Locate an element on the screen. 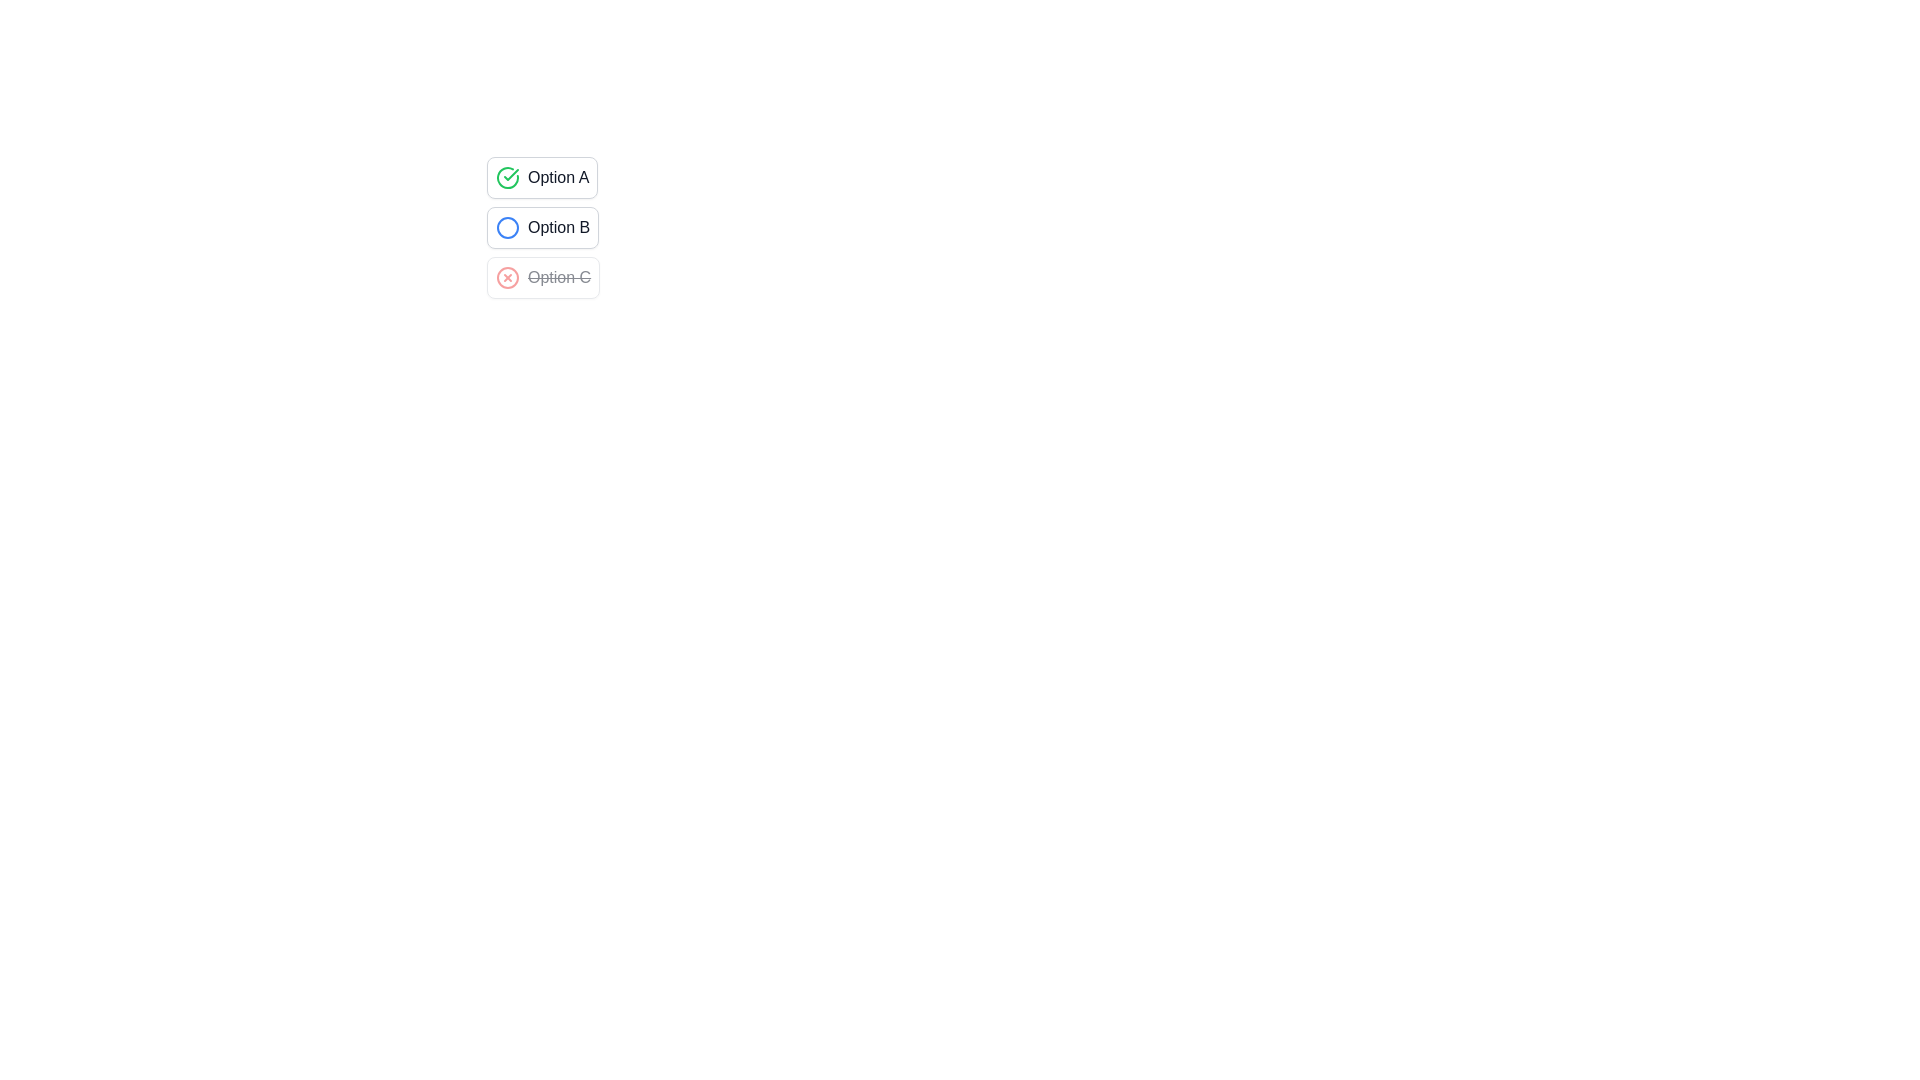  the selectable option located at the top of the vertical list, above 'Option B' and 'Option C' is located at coordinates (542, 176).